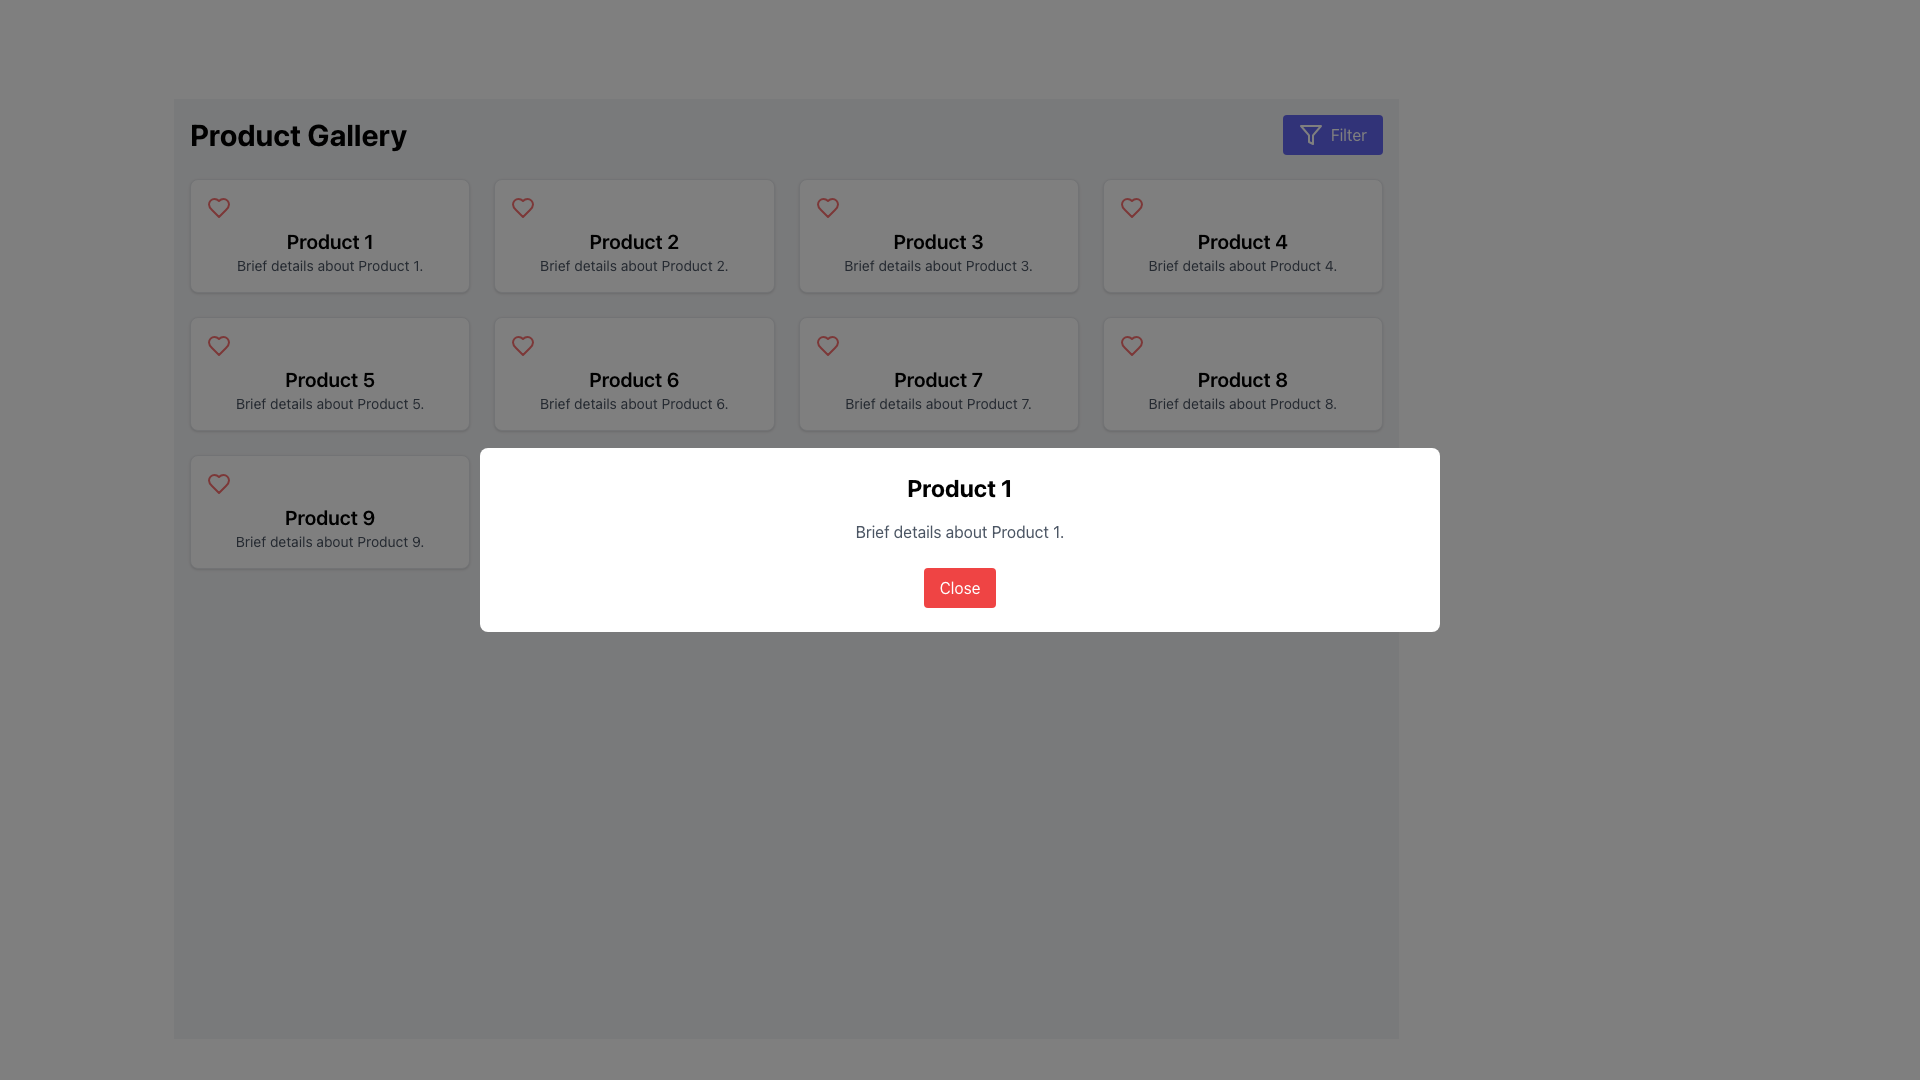 Image resolution: width=1920 pixels, height=1080 pixels. I want to click on the text reading 'Brief details about Product 2.' which is located directly below the title 'Product 2' in the second product card of the gallery, so click(633, 265).